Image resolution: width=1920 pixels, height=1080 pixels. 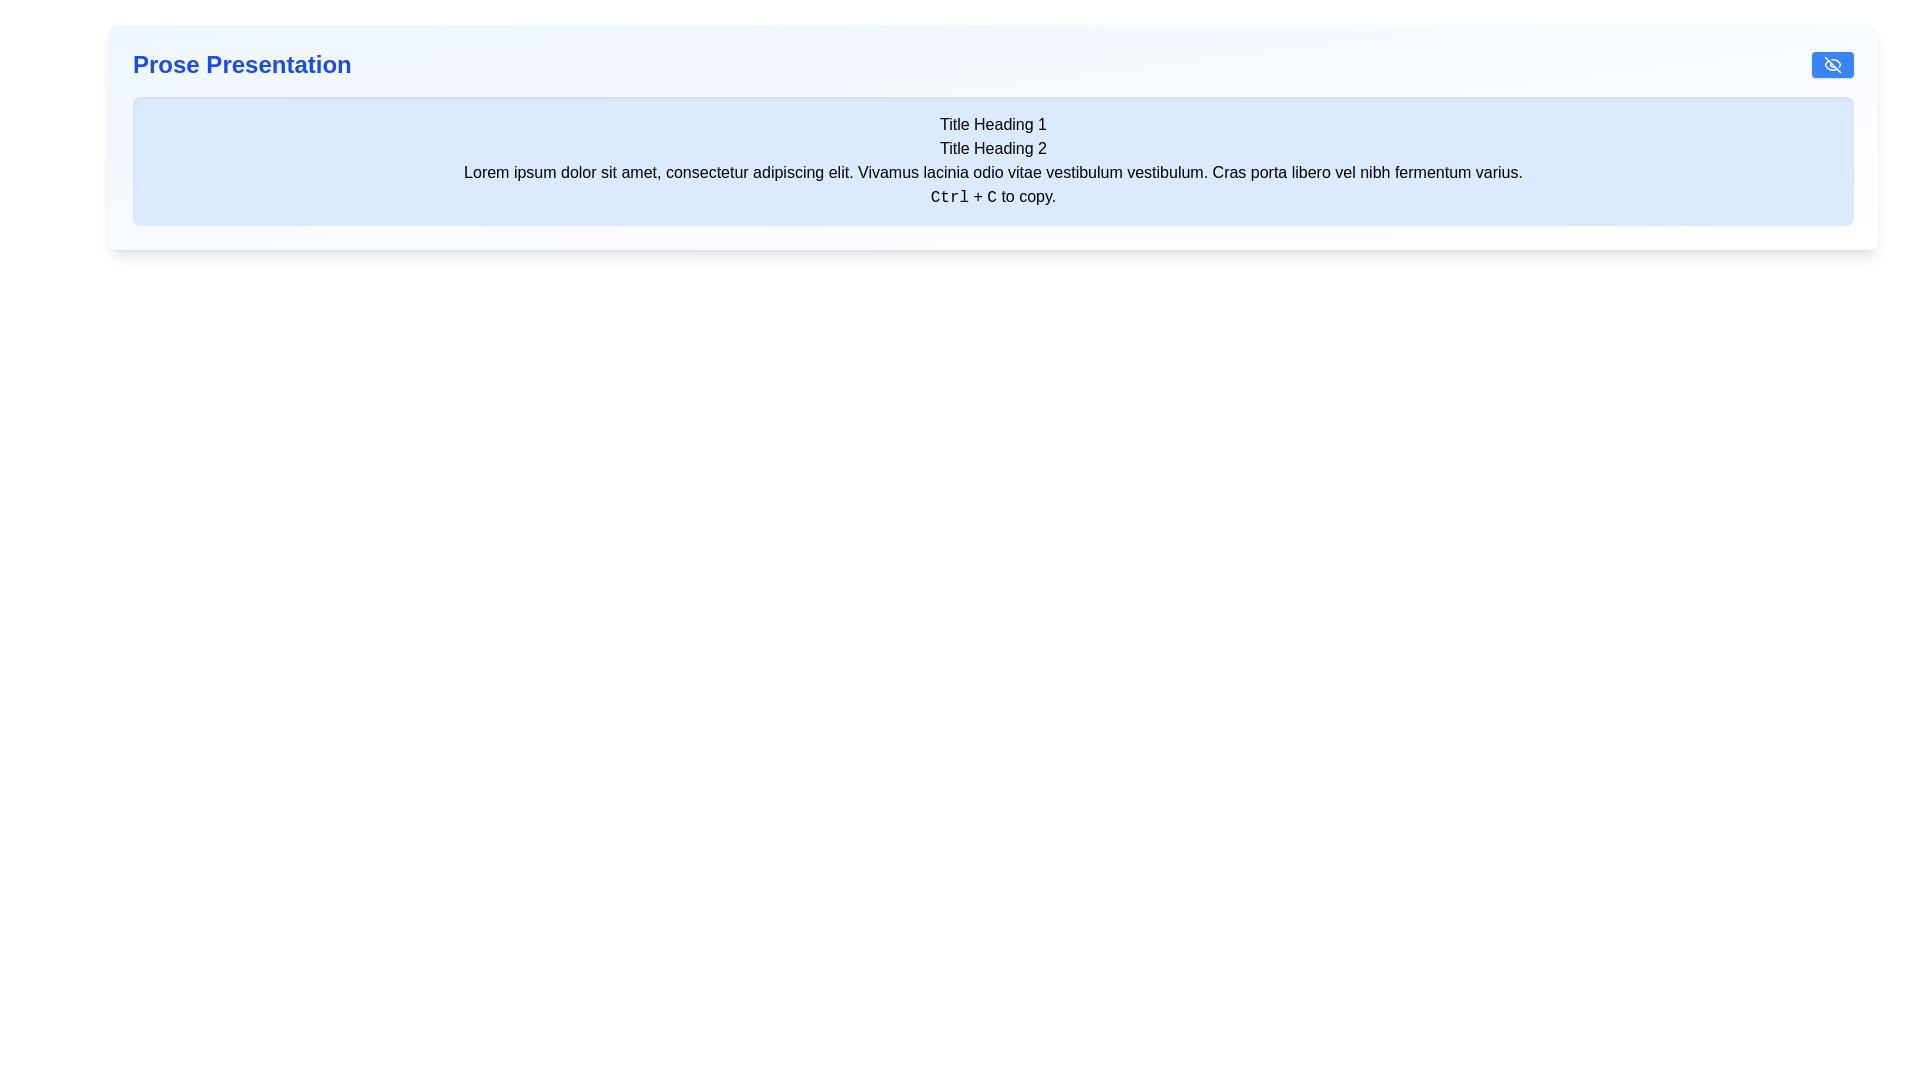 I want to click on the text heading labeled 'Prose Presentation', which is styled in bold and blue color, located at the top-left corner of the page, so click(x=241, y=64).